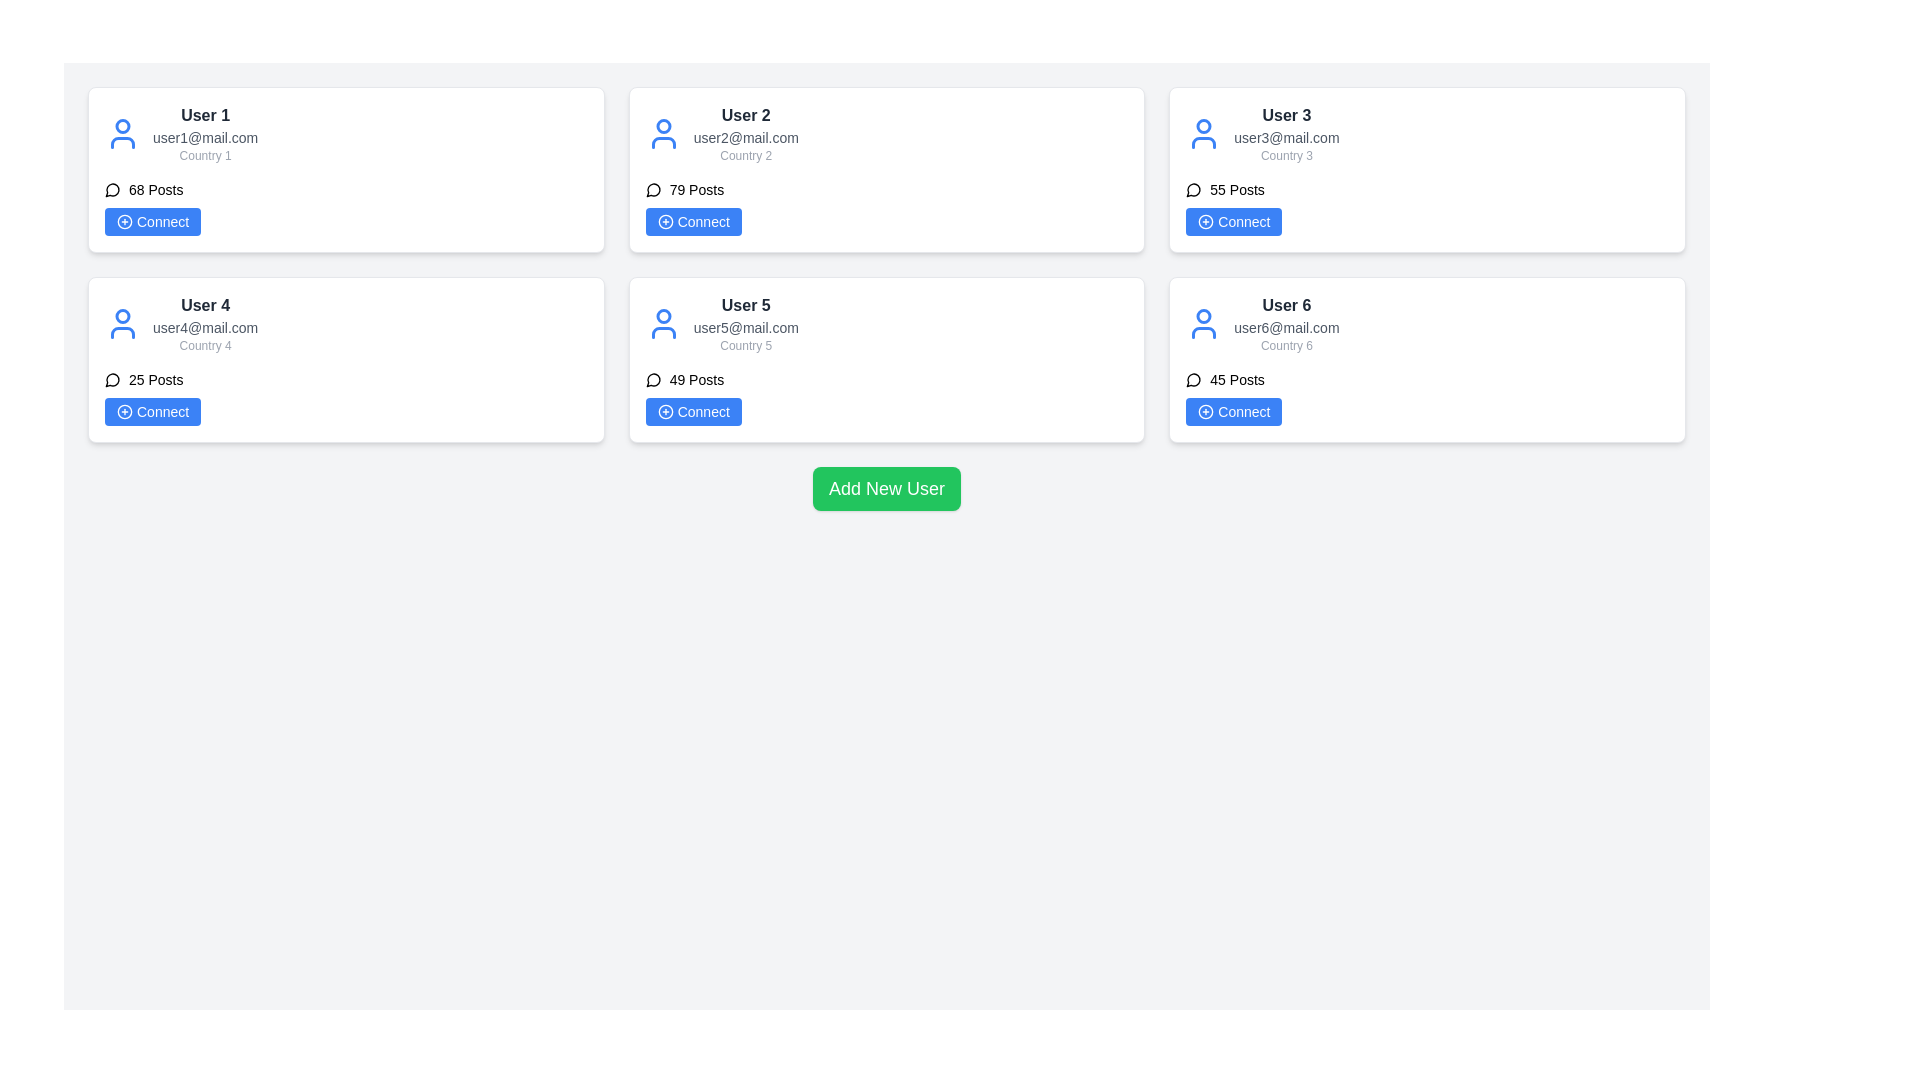 Image resolution: width=1920 pixels, height=1080 pixels. Describe the element at coordinates (111, 190) in the screenshot. I see `the icon that signifies the number of posts or comments associated with 'User 1', located adjacent to the '68 Posts' text in the user card` at that location.